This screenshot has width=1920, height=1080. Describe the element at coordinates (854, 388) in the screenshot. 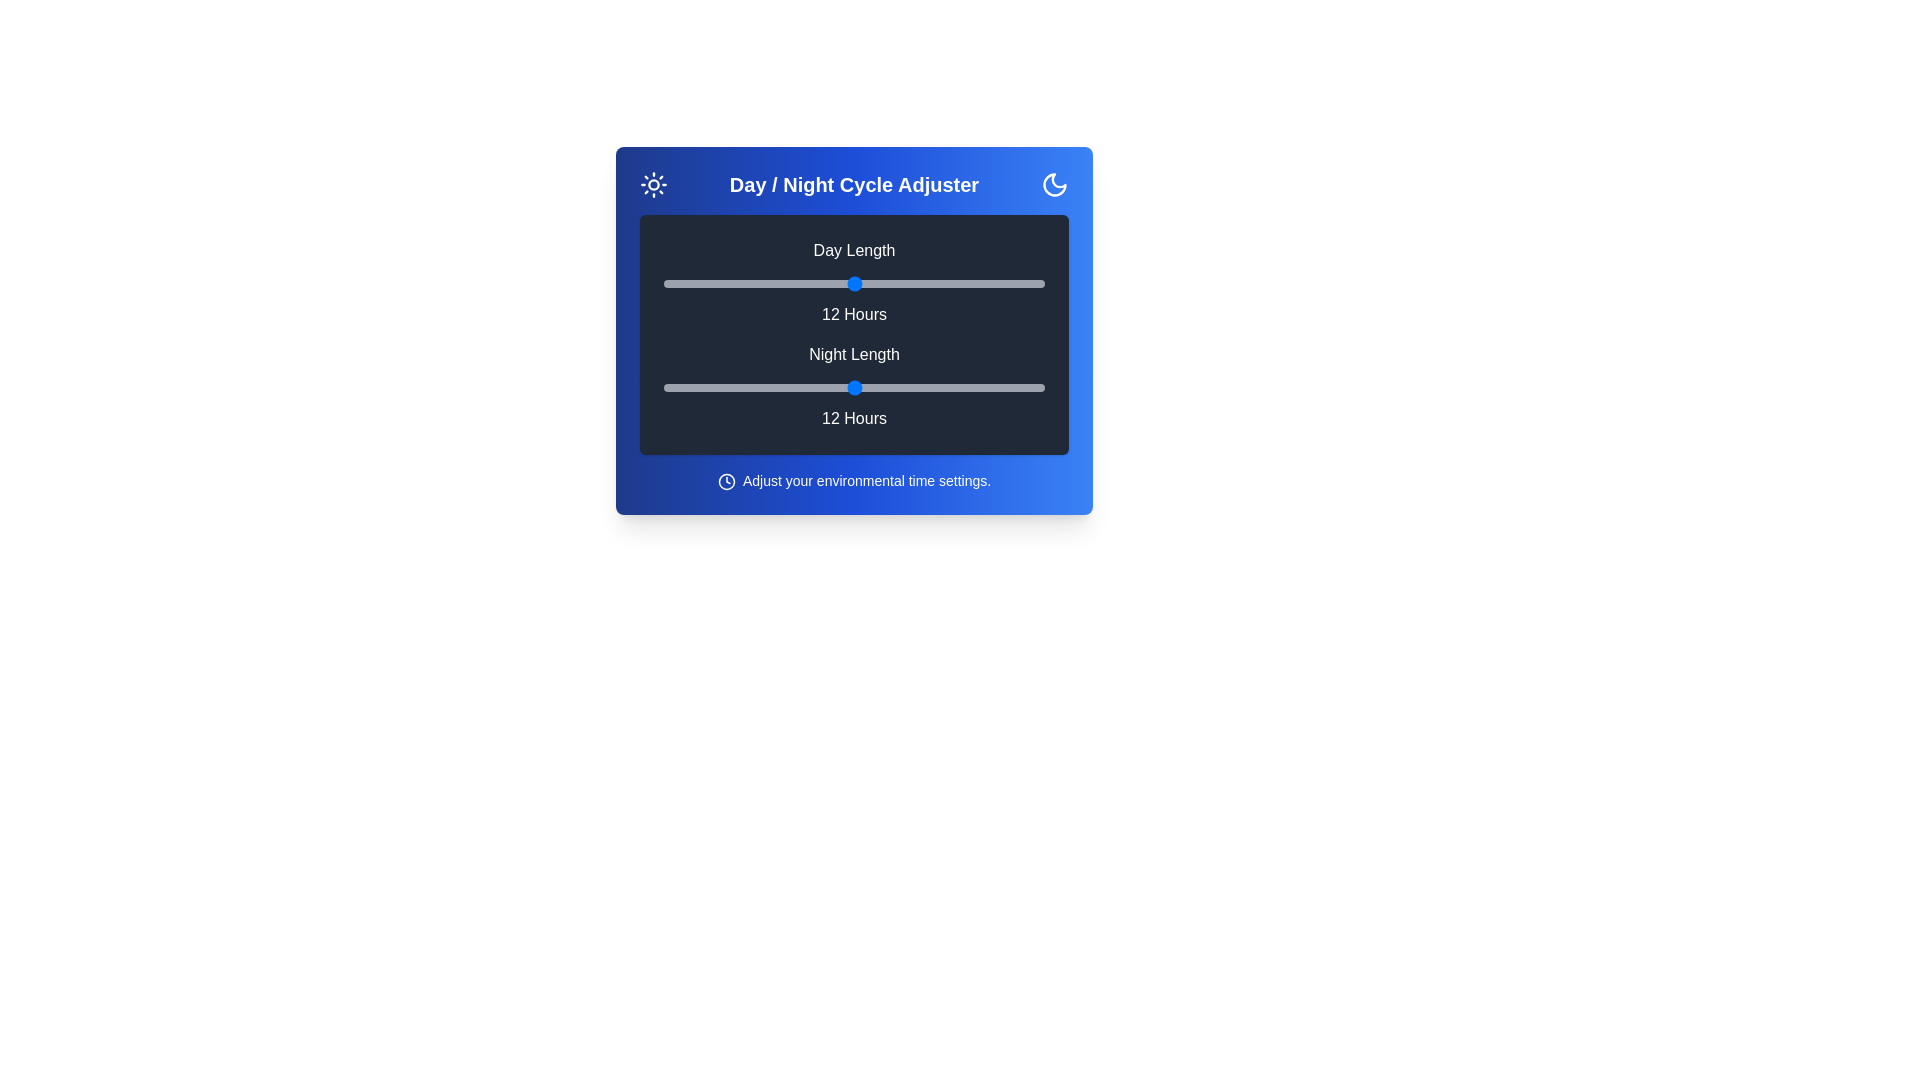

I see `the 'Night Length' slider to 12 hours` at that location.